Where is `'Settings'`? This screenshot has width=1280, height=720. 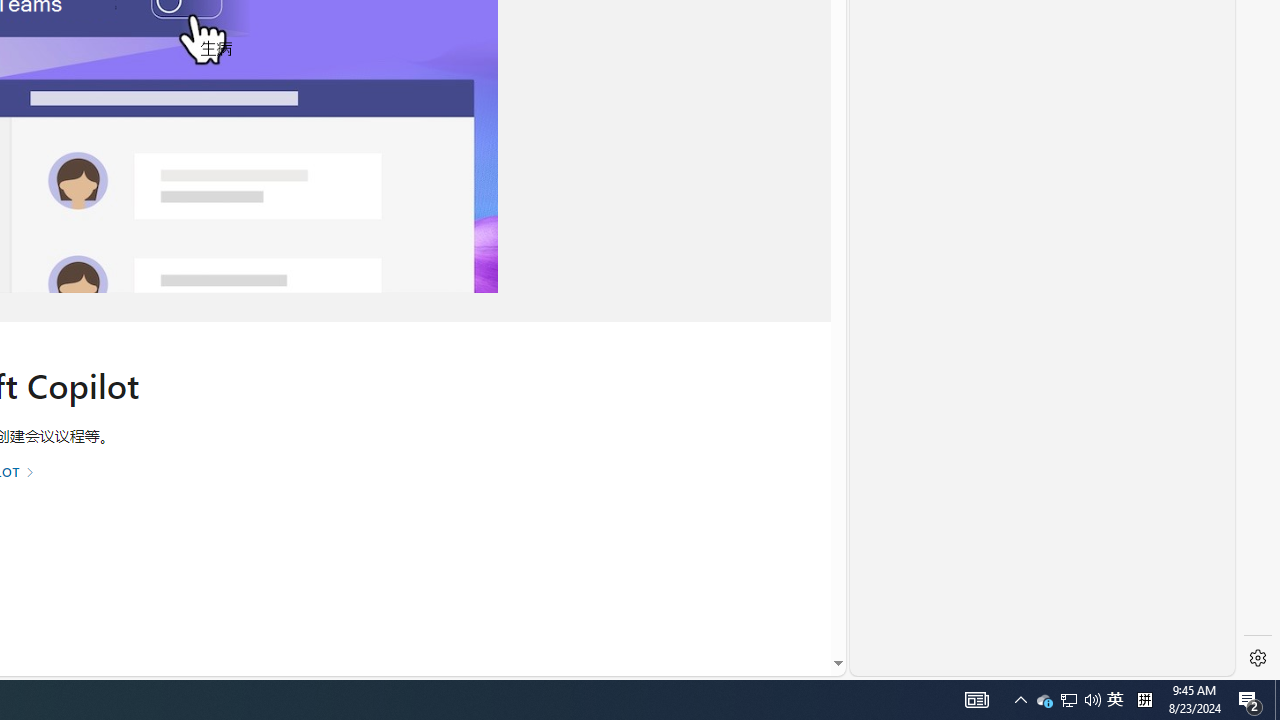 'Settings' is located at coordinates (1257, 658).